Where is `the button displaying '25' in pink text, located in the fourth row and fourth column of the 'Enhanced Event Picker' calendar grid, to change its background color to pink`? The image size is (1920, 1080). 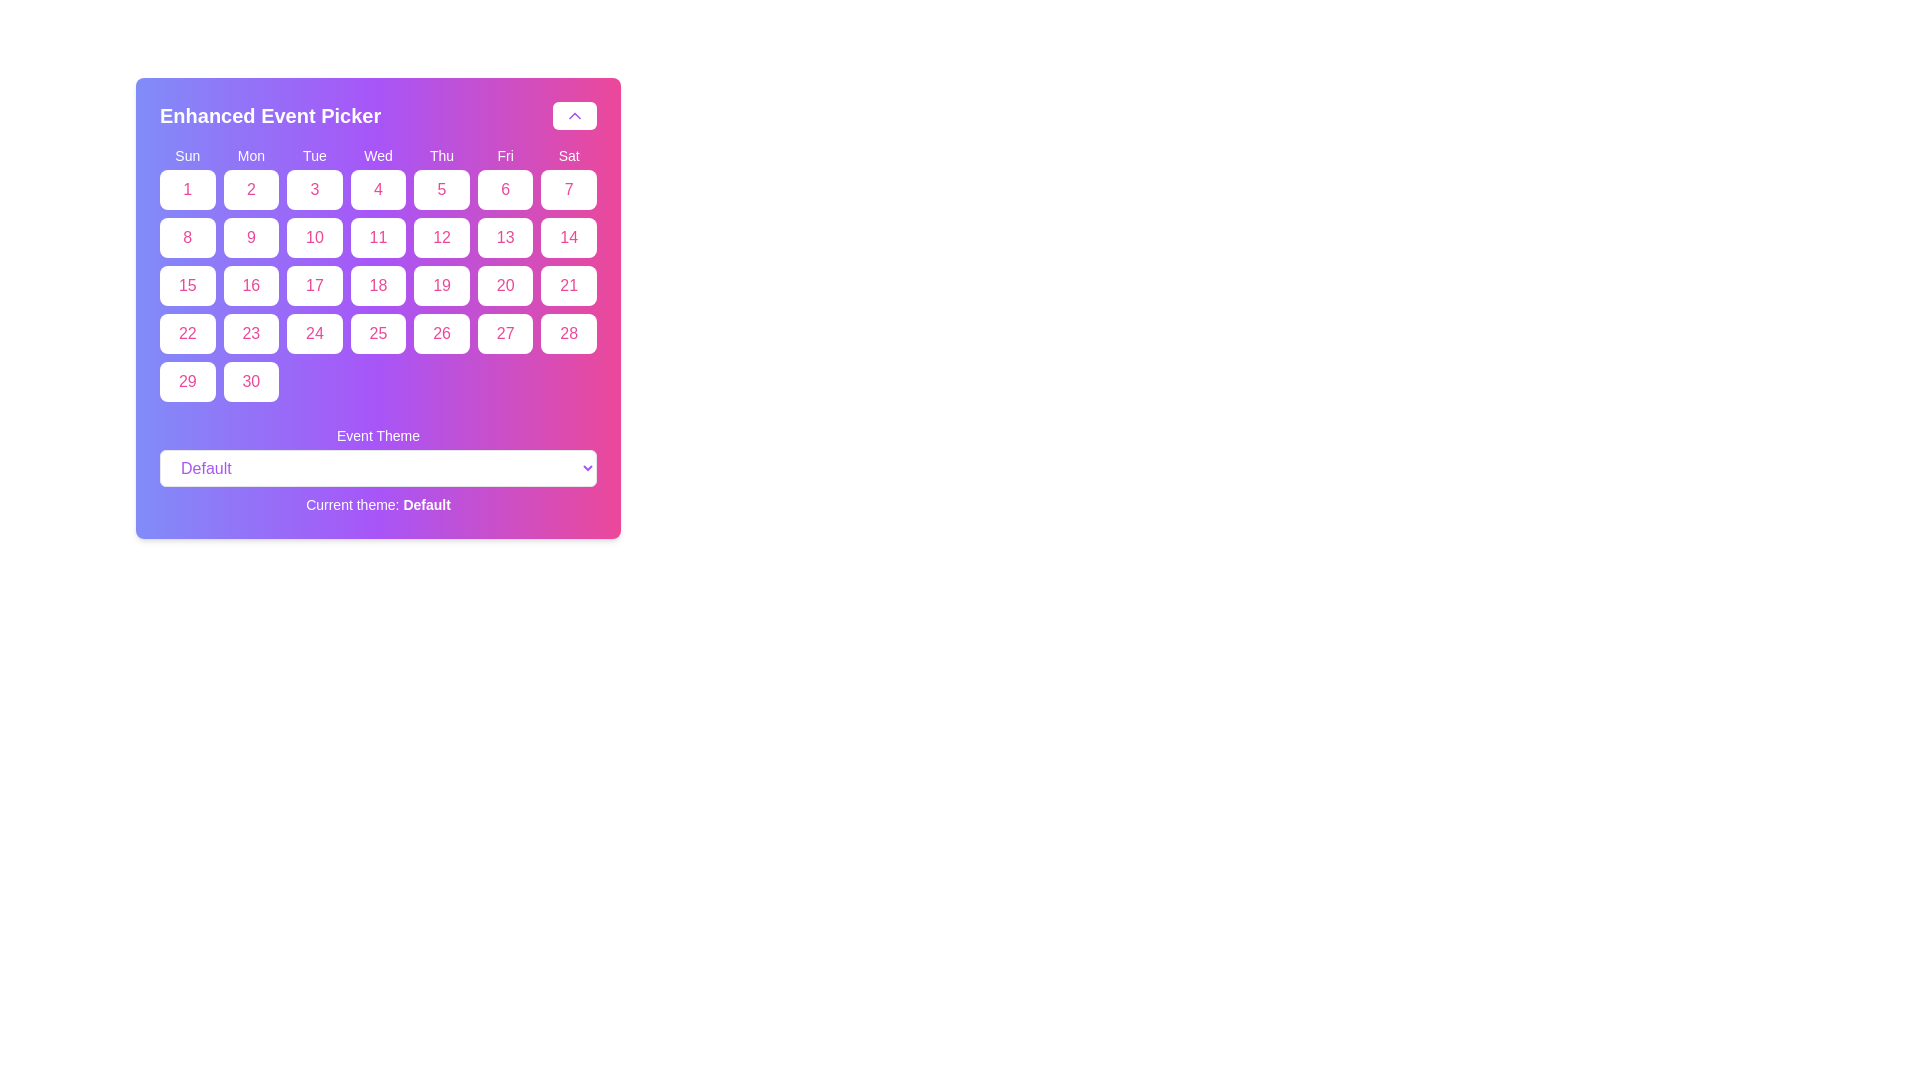
the button displaying '25' in pink text, located in the fourth row and fourth column of the 'Enhanced Event Picker' calendar grid, to change its background color to pink is located at coordinates (378, 333).